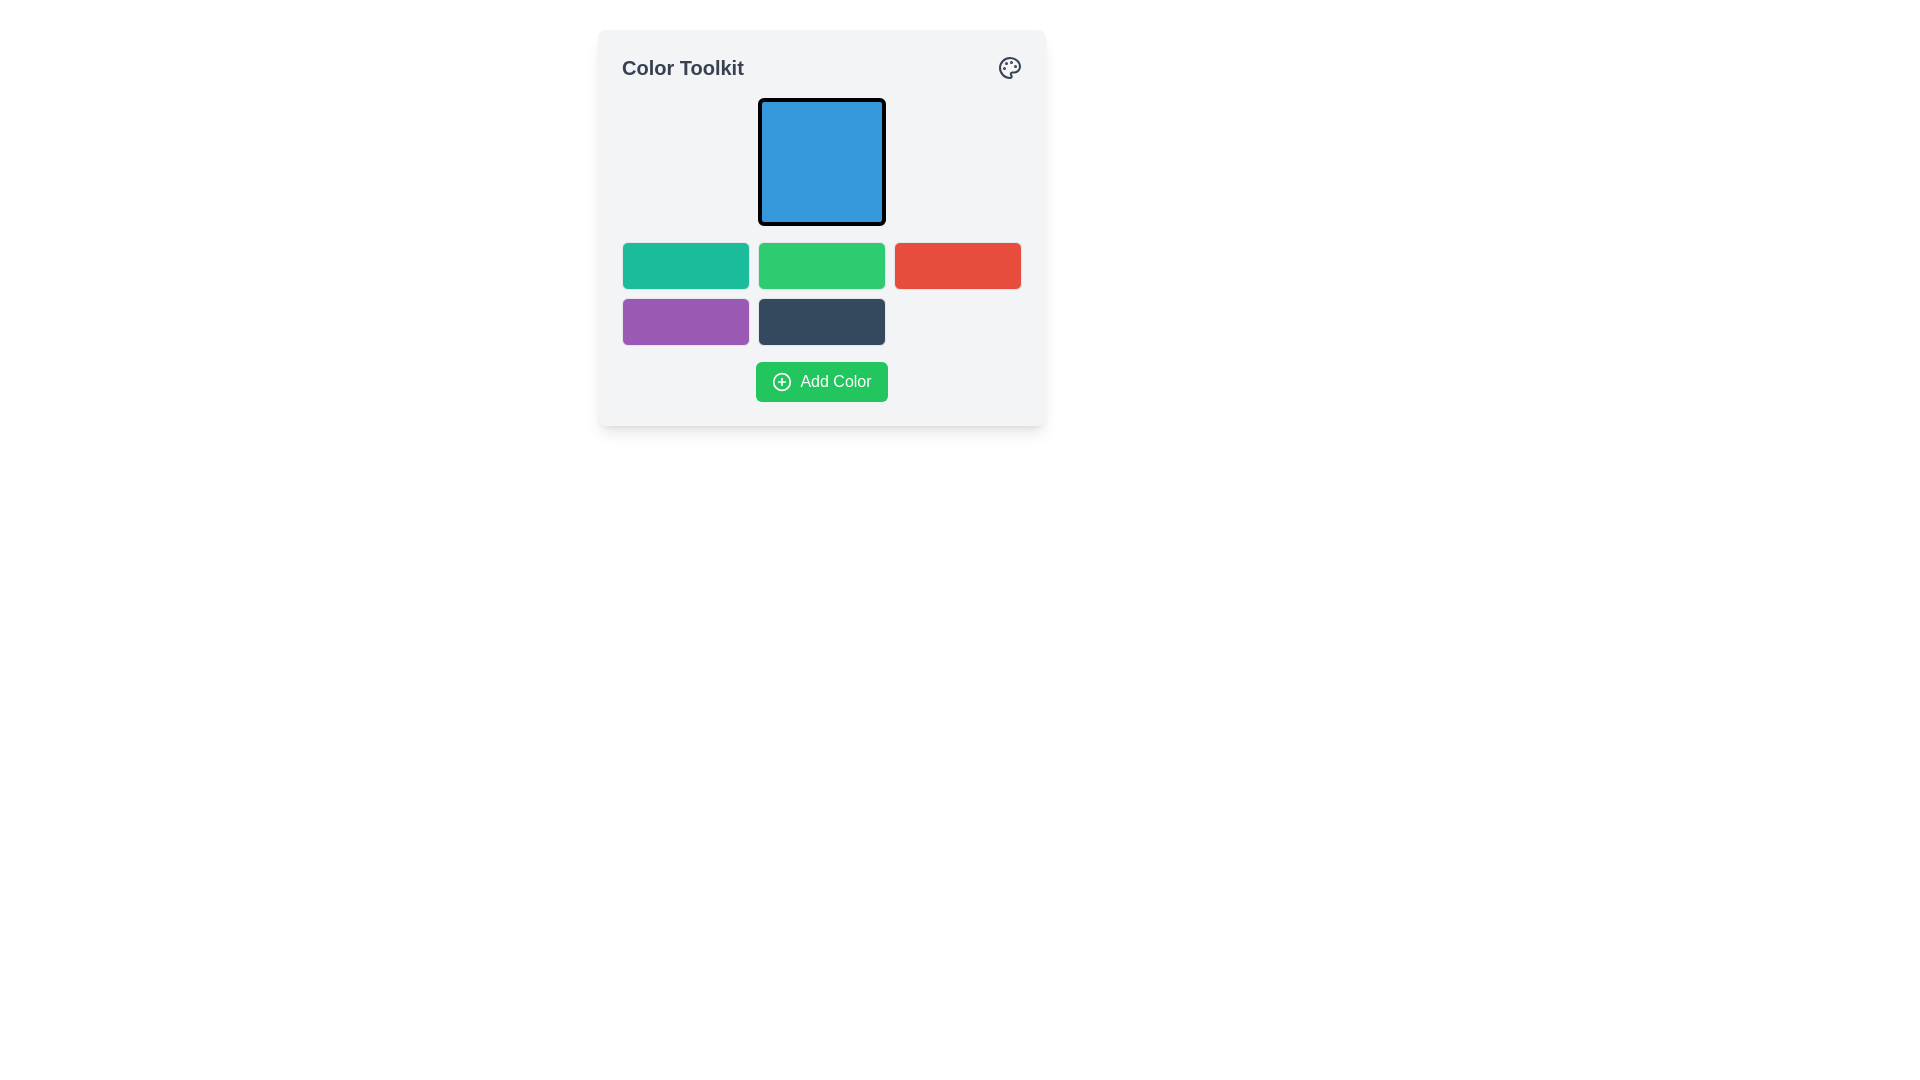 The width and height of the screenshot is (1920, 1080). Describe the element at coordinates (781, 381) in the screenshot. I see `the icon that enhances the 'Add Color' button, which is the leftmost item within the button labeled 'Add Color'` at that location.